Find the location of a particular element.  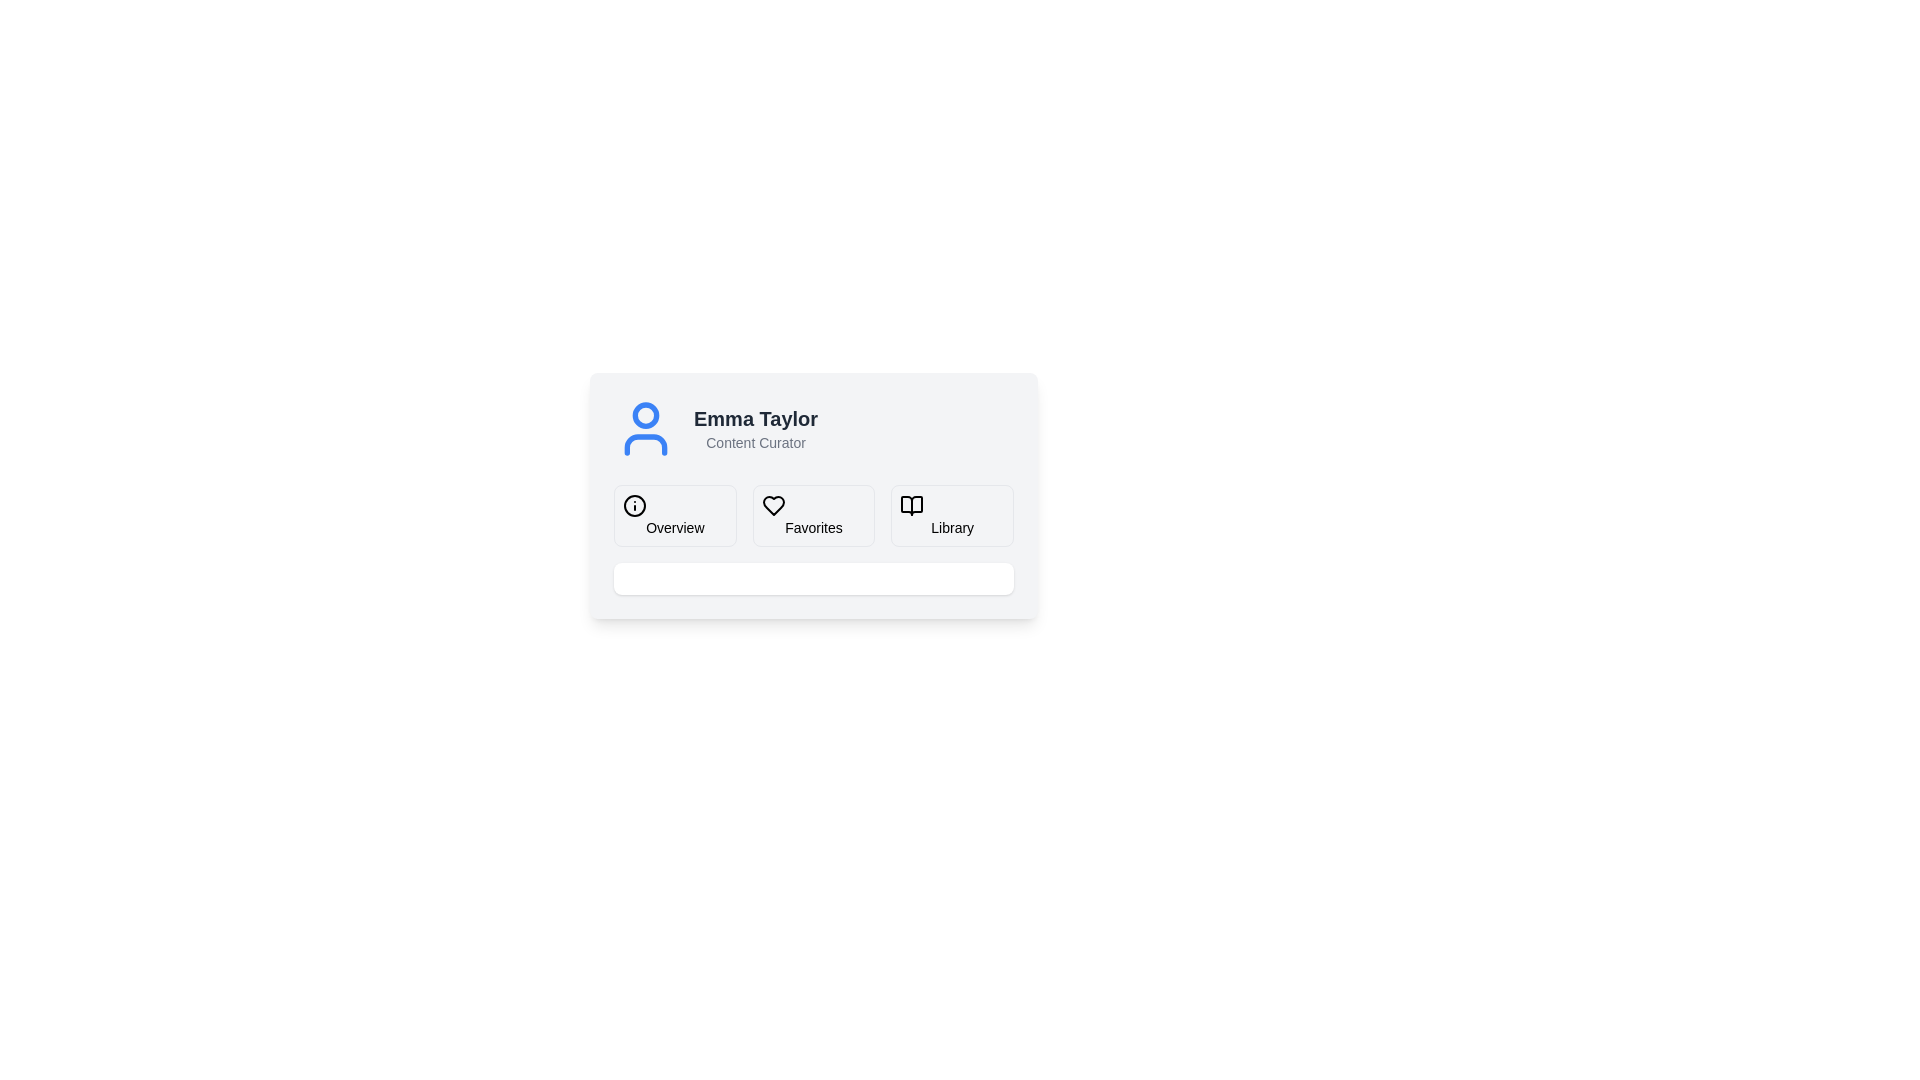

the 'Library' icon (SVG) located at the bottom right of the user information card is located at coordinates (911, 504).